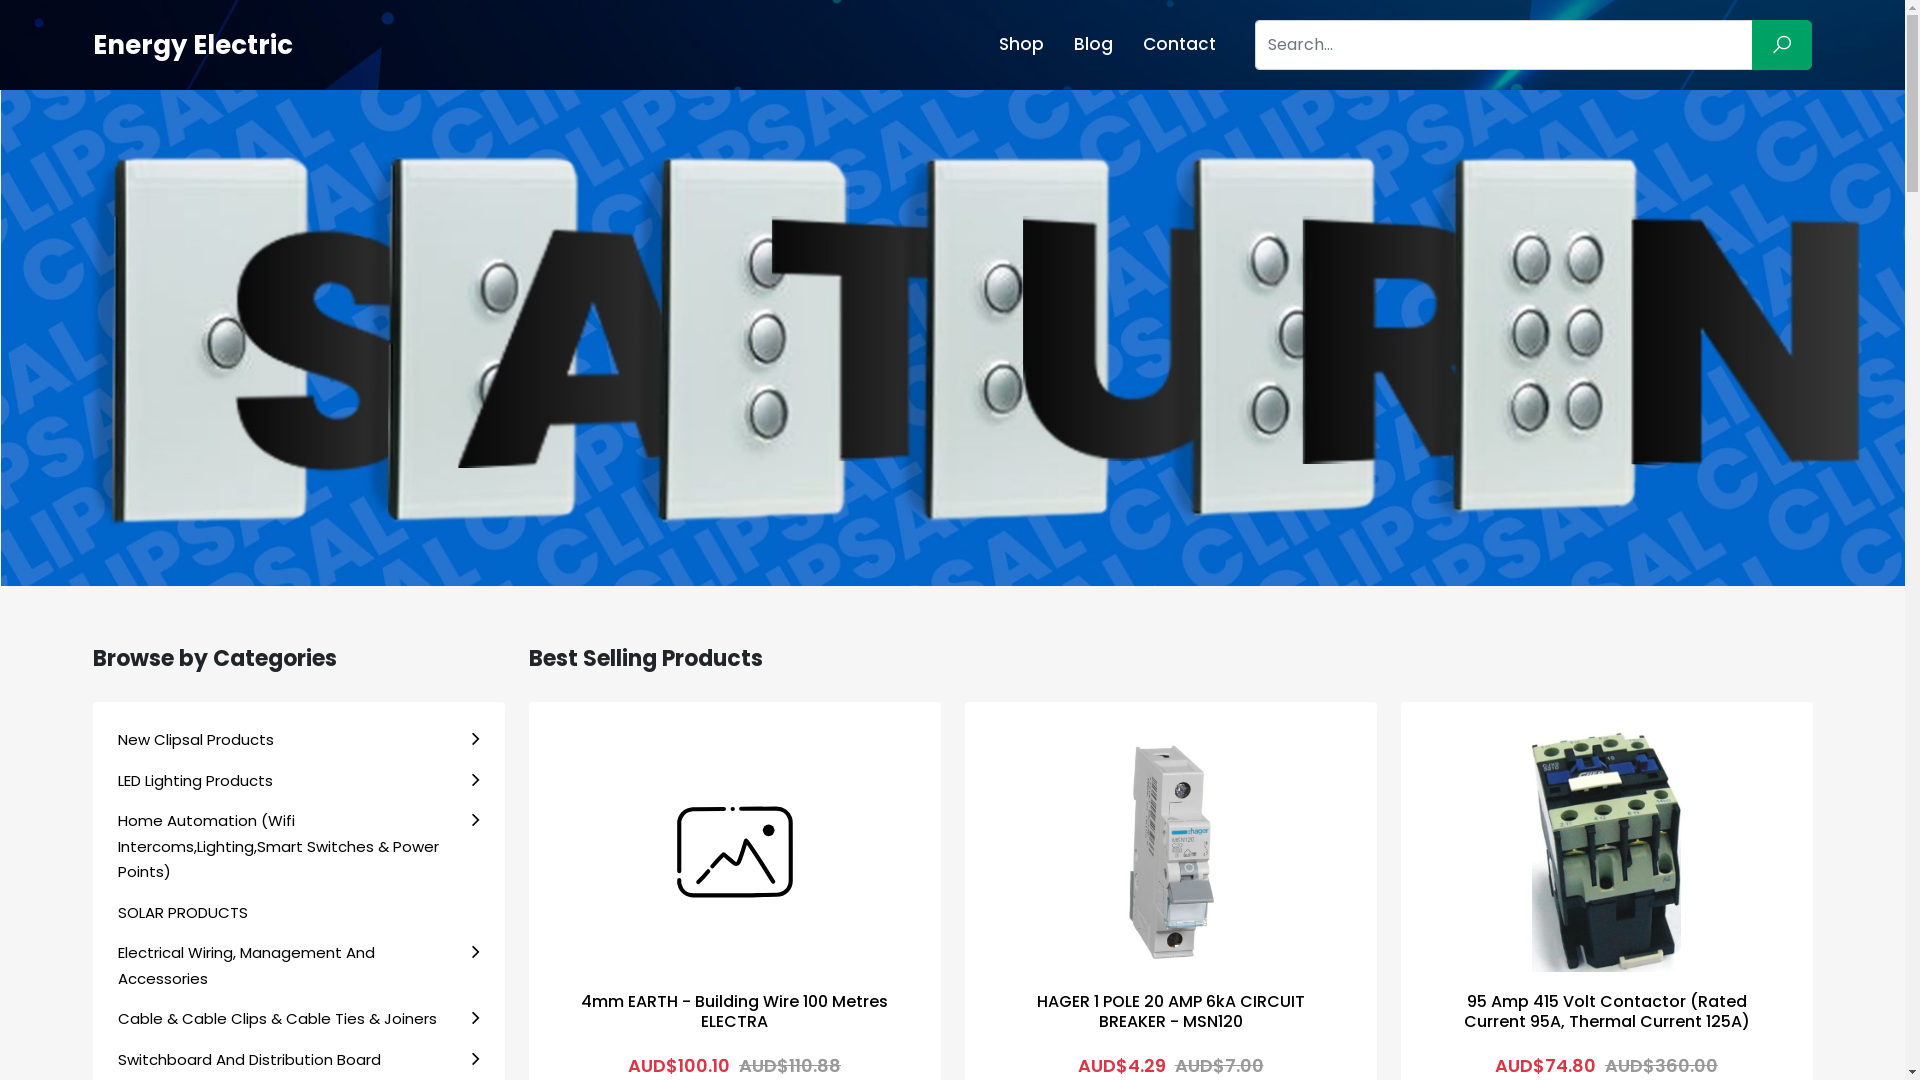 The width and height of the screenshot is (1920, 1080). Describe the element at coordinates (297, 1059) in the screenshot. I see `'Switchboard And Distribution Board'` at that location.